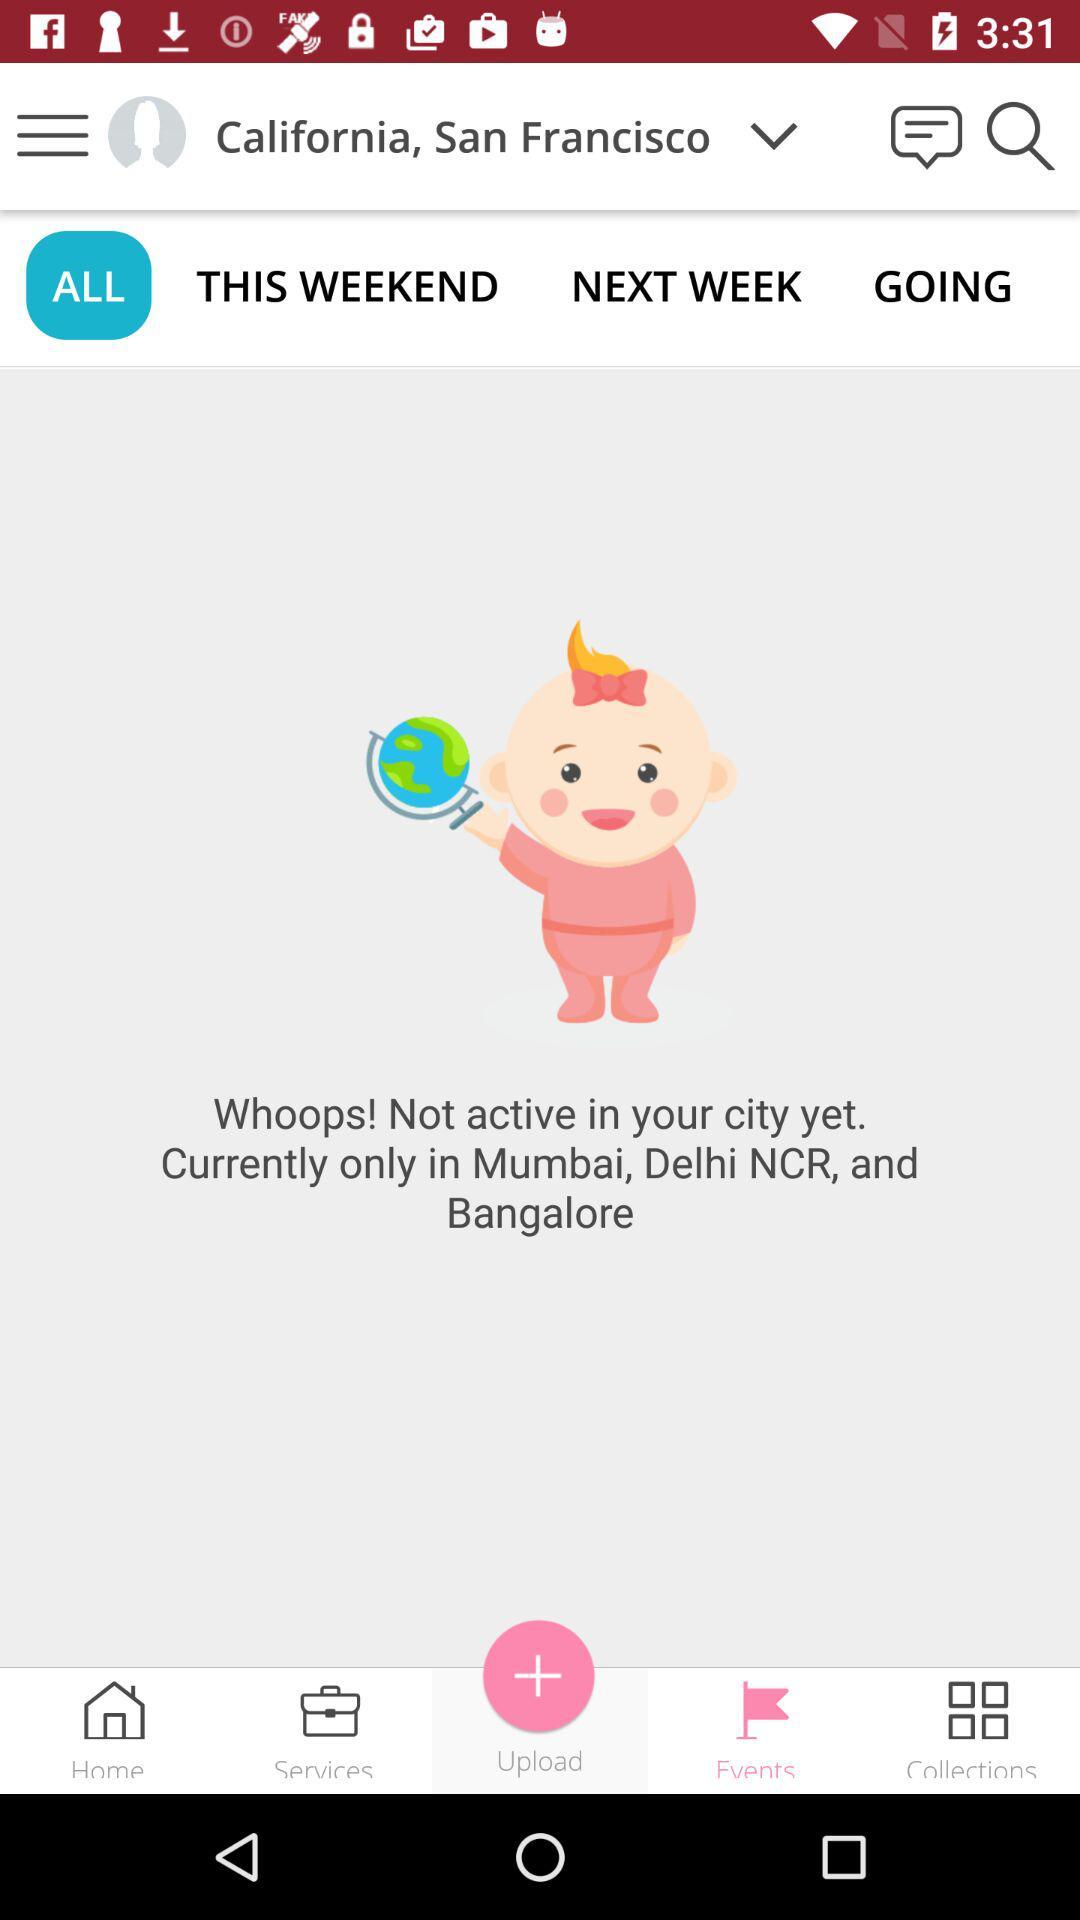 The height and width of the screenshot is (1920, 1080). What do you see at coordinates (145, 134) in the screenshot?
I see `check profile` at bounding box center [145, 134].